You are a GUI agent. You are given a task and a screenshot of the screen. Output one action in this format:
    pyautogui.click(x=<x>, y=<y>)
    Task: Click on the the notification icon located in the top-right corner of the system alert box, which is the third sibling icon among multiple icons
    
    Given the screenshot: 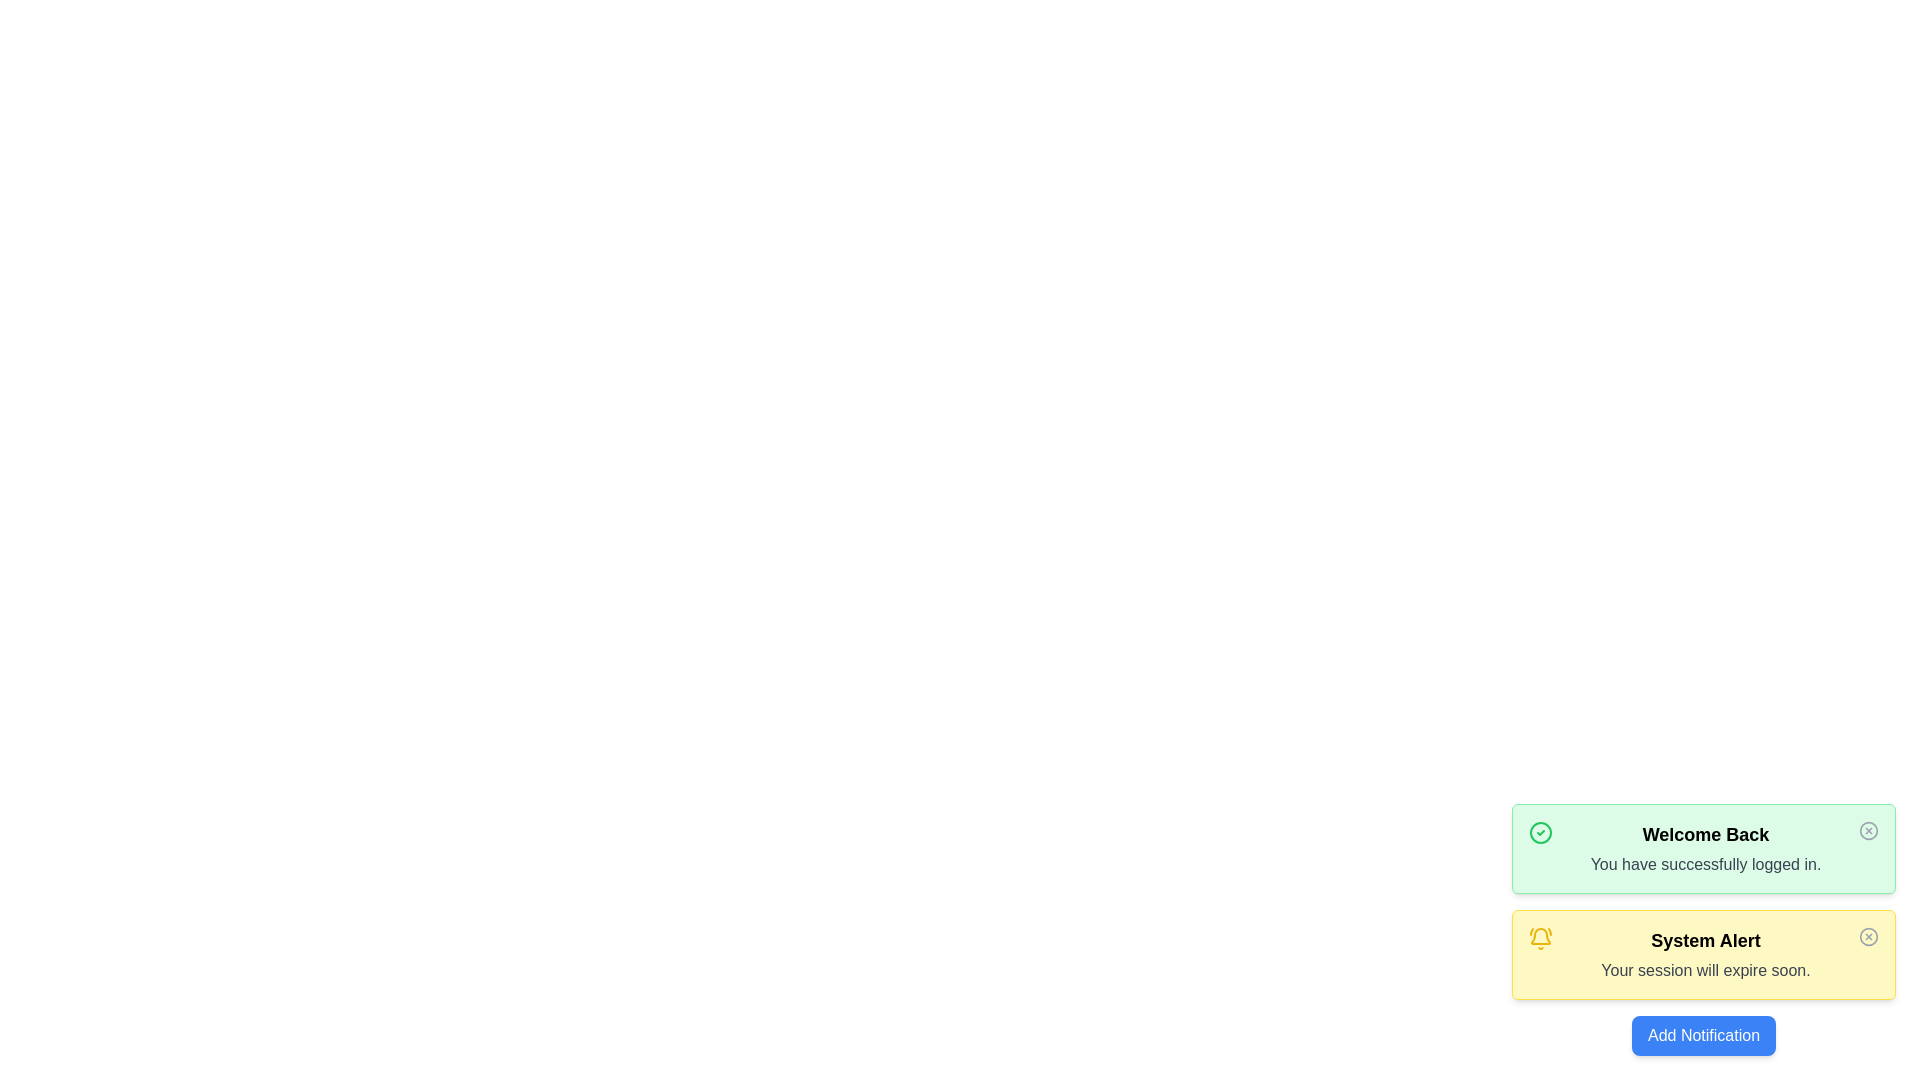 What is the action you would take?
    pyautogui.click(x=1539, y=936)
    